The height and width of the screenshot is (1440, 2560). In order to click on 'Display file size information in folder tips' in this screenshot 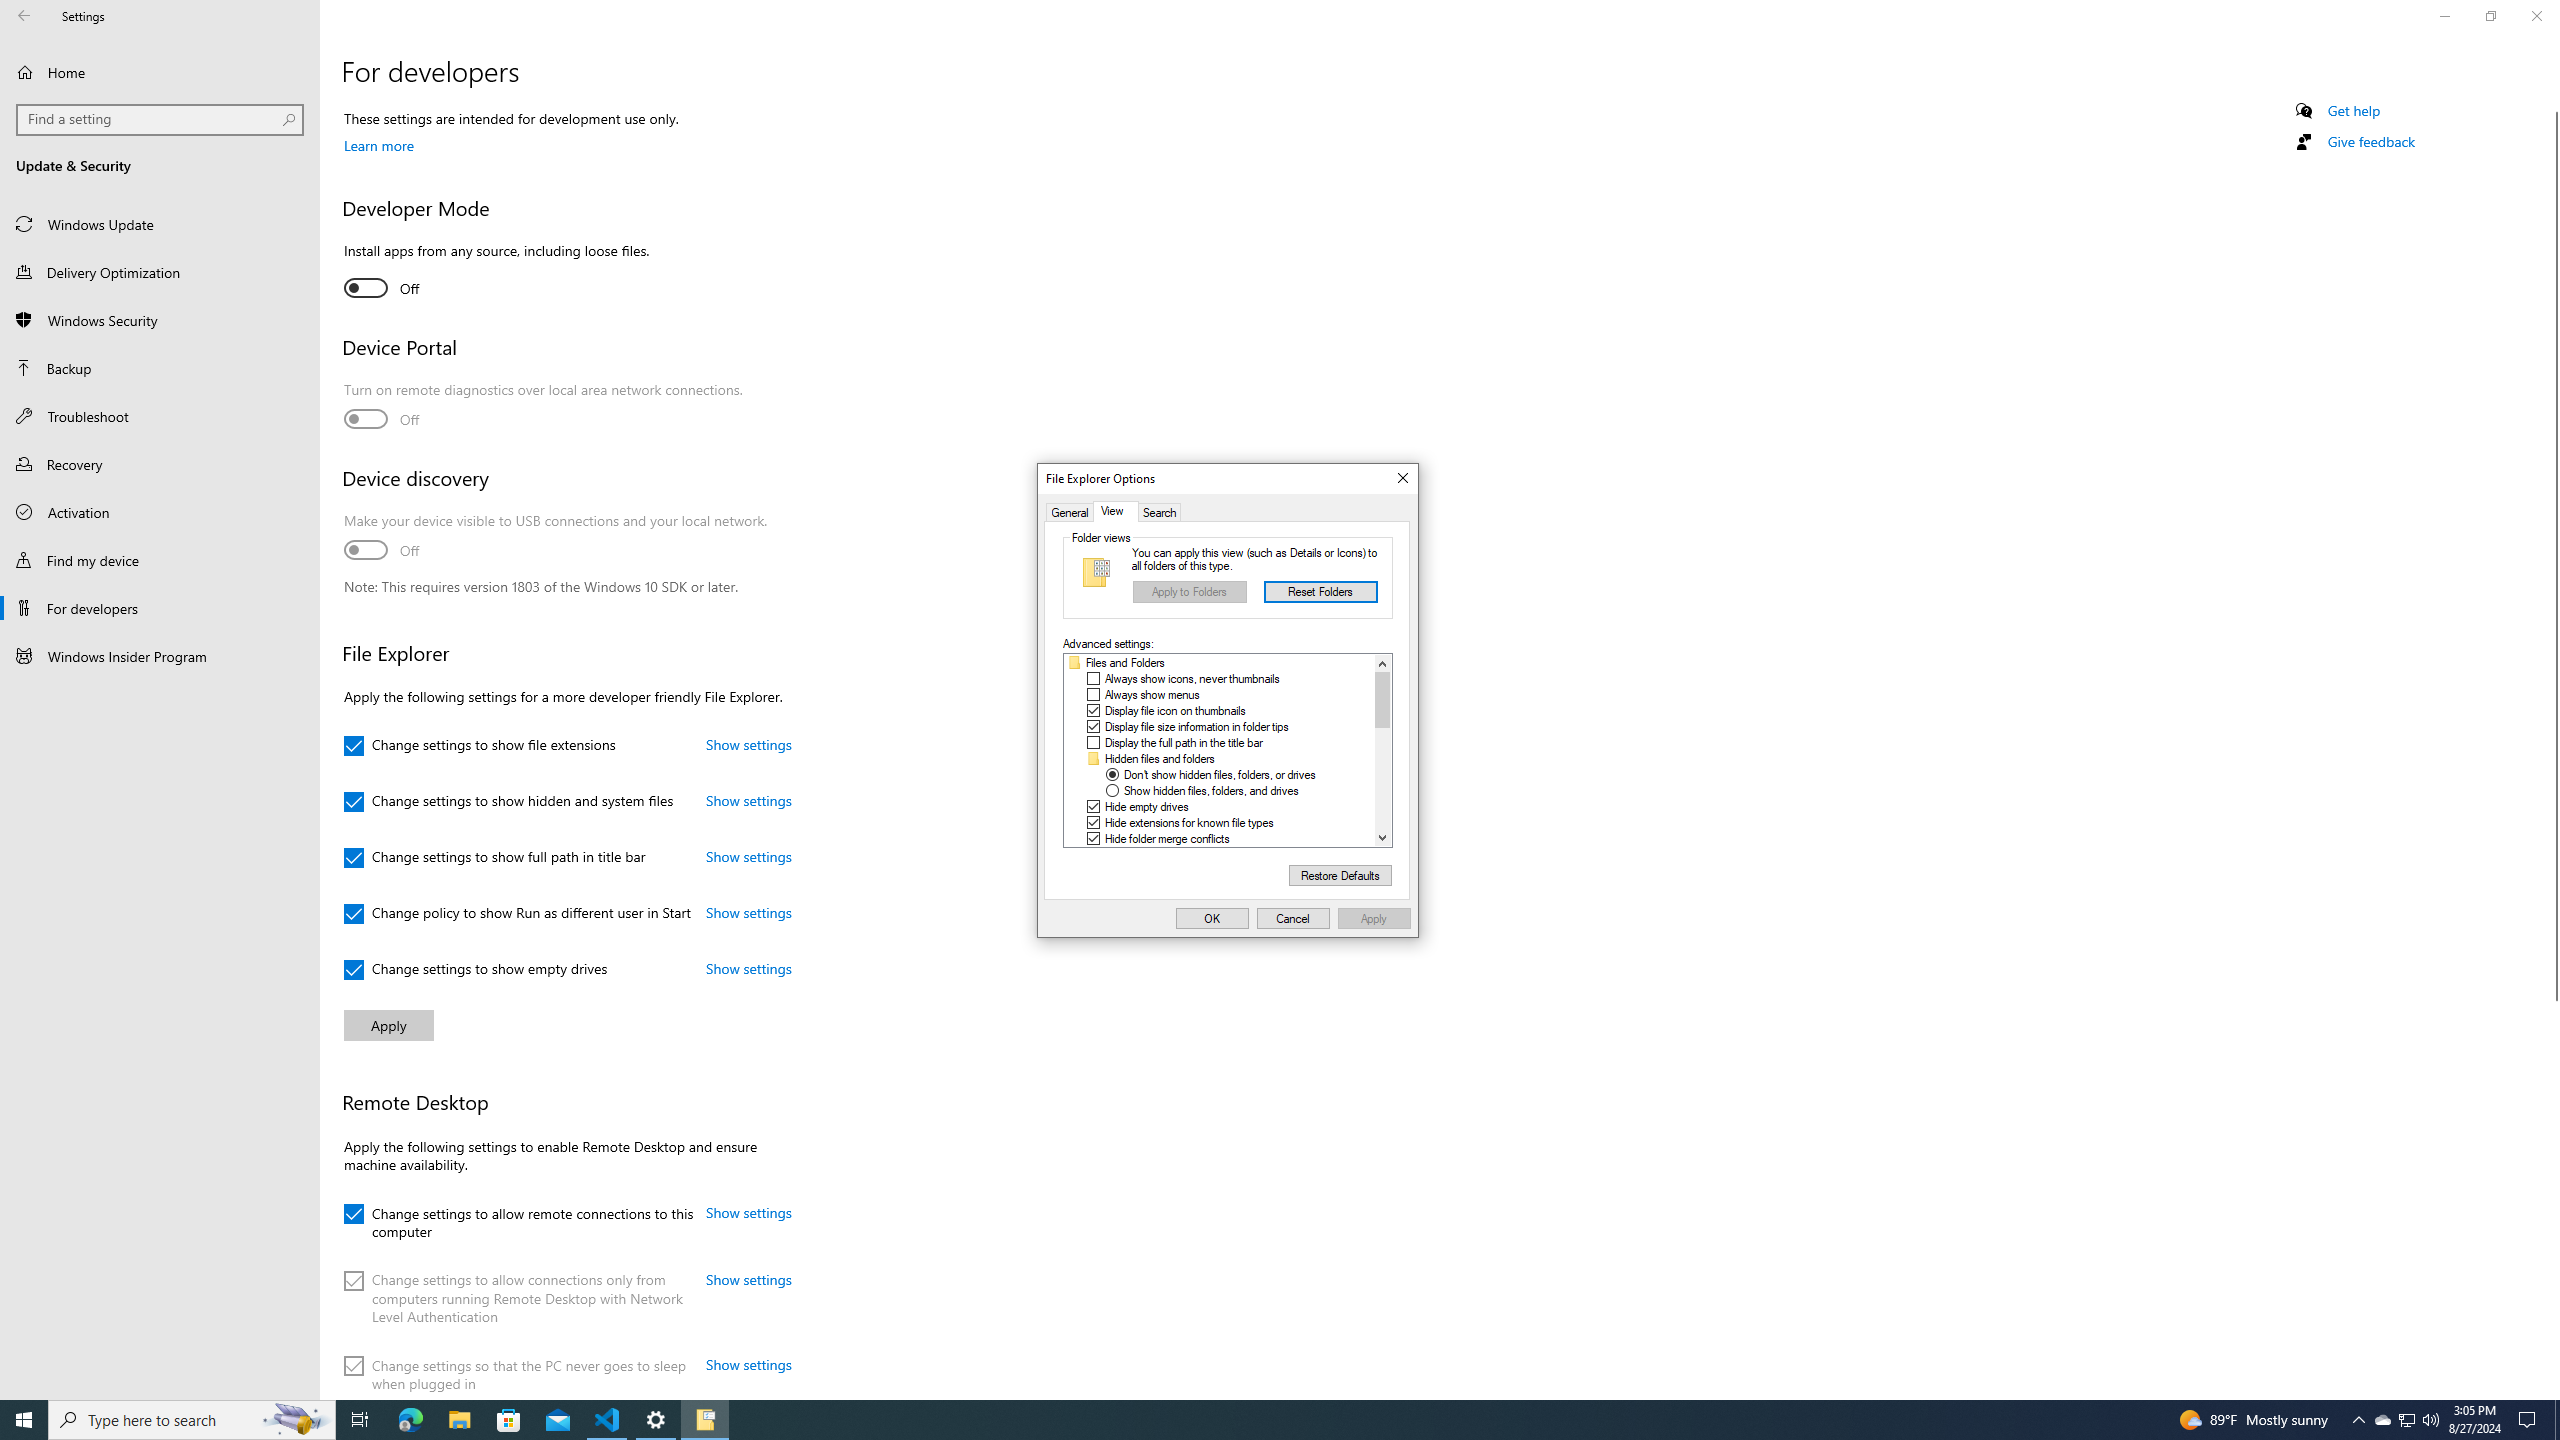, I will do `click(1195, 725)`.